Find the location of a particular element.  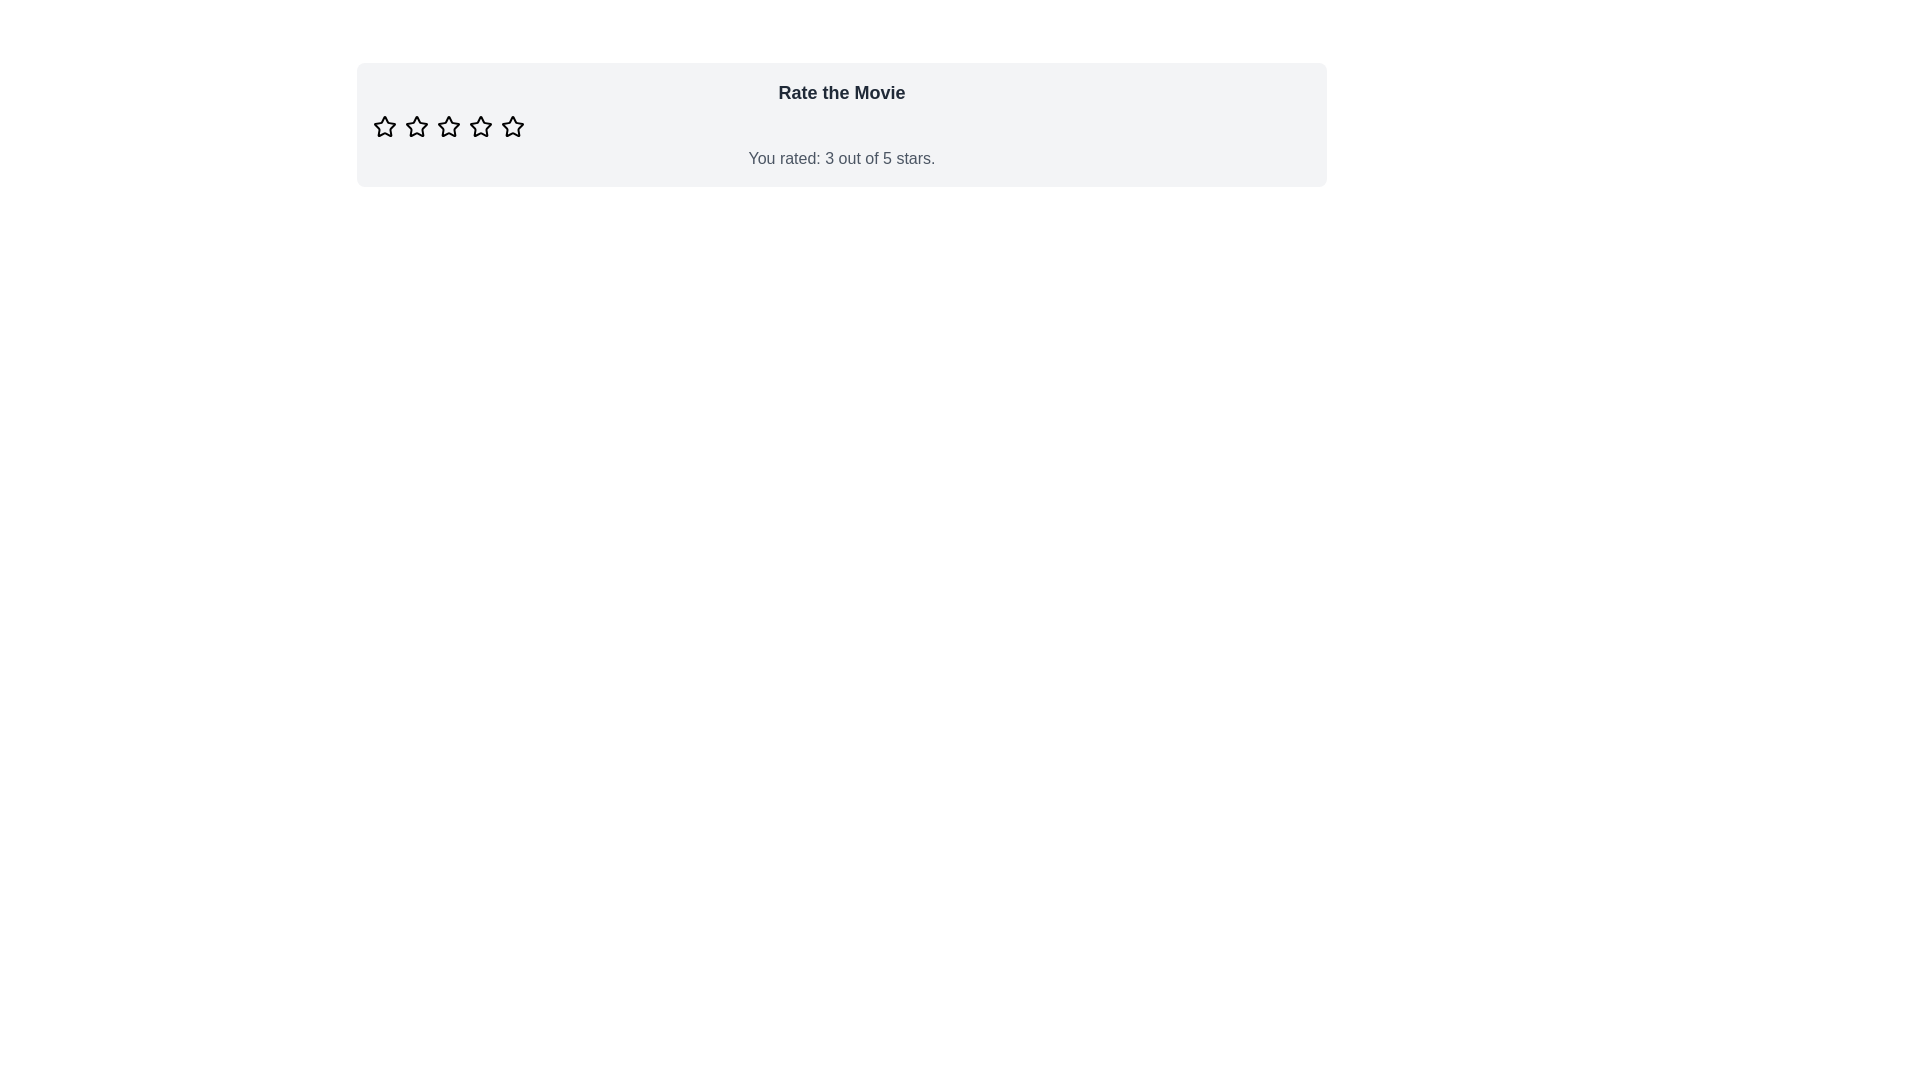

the heading text by clicking on it is located at coordinates (841, 92).